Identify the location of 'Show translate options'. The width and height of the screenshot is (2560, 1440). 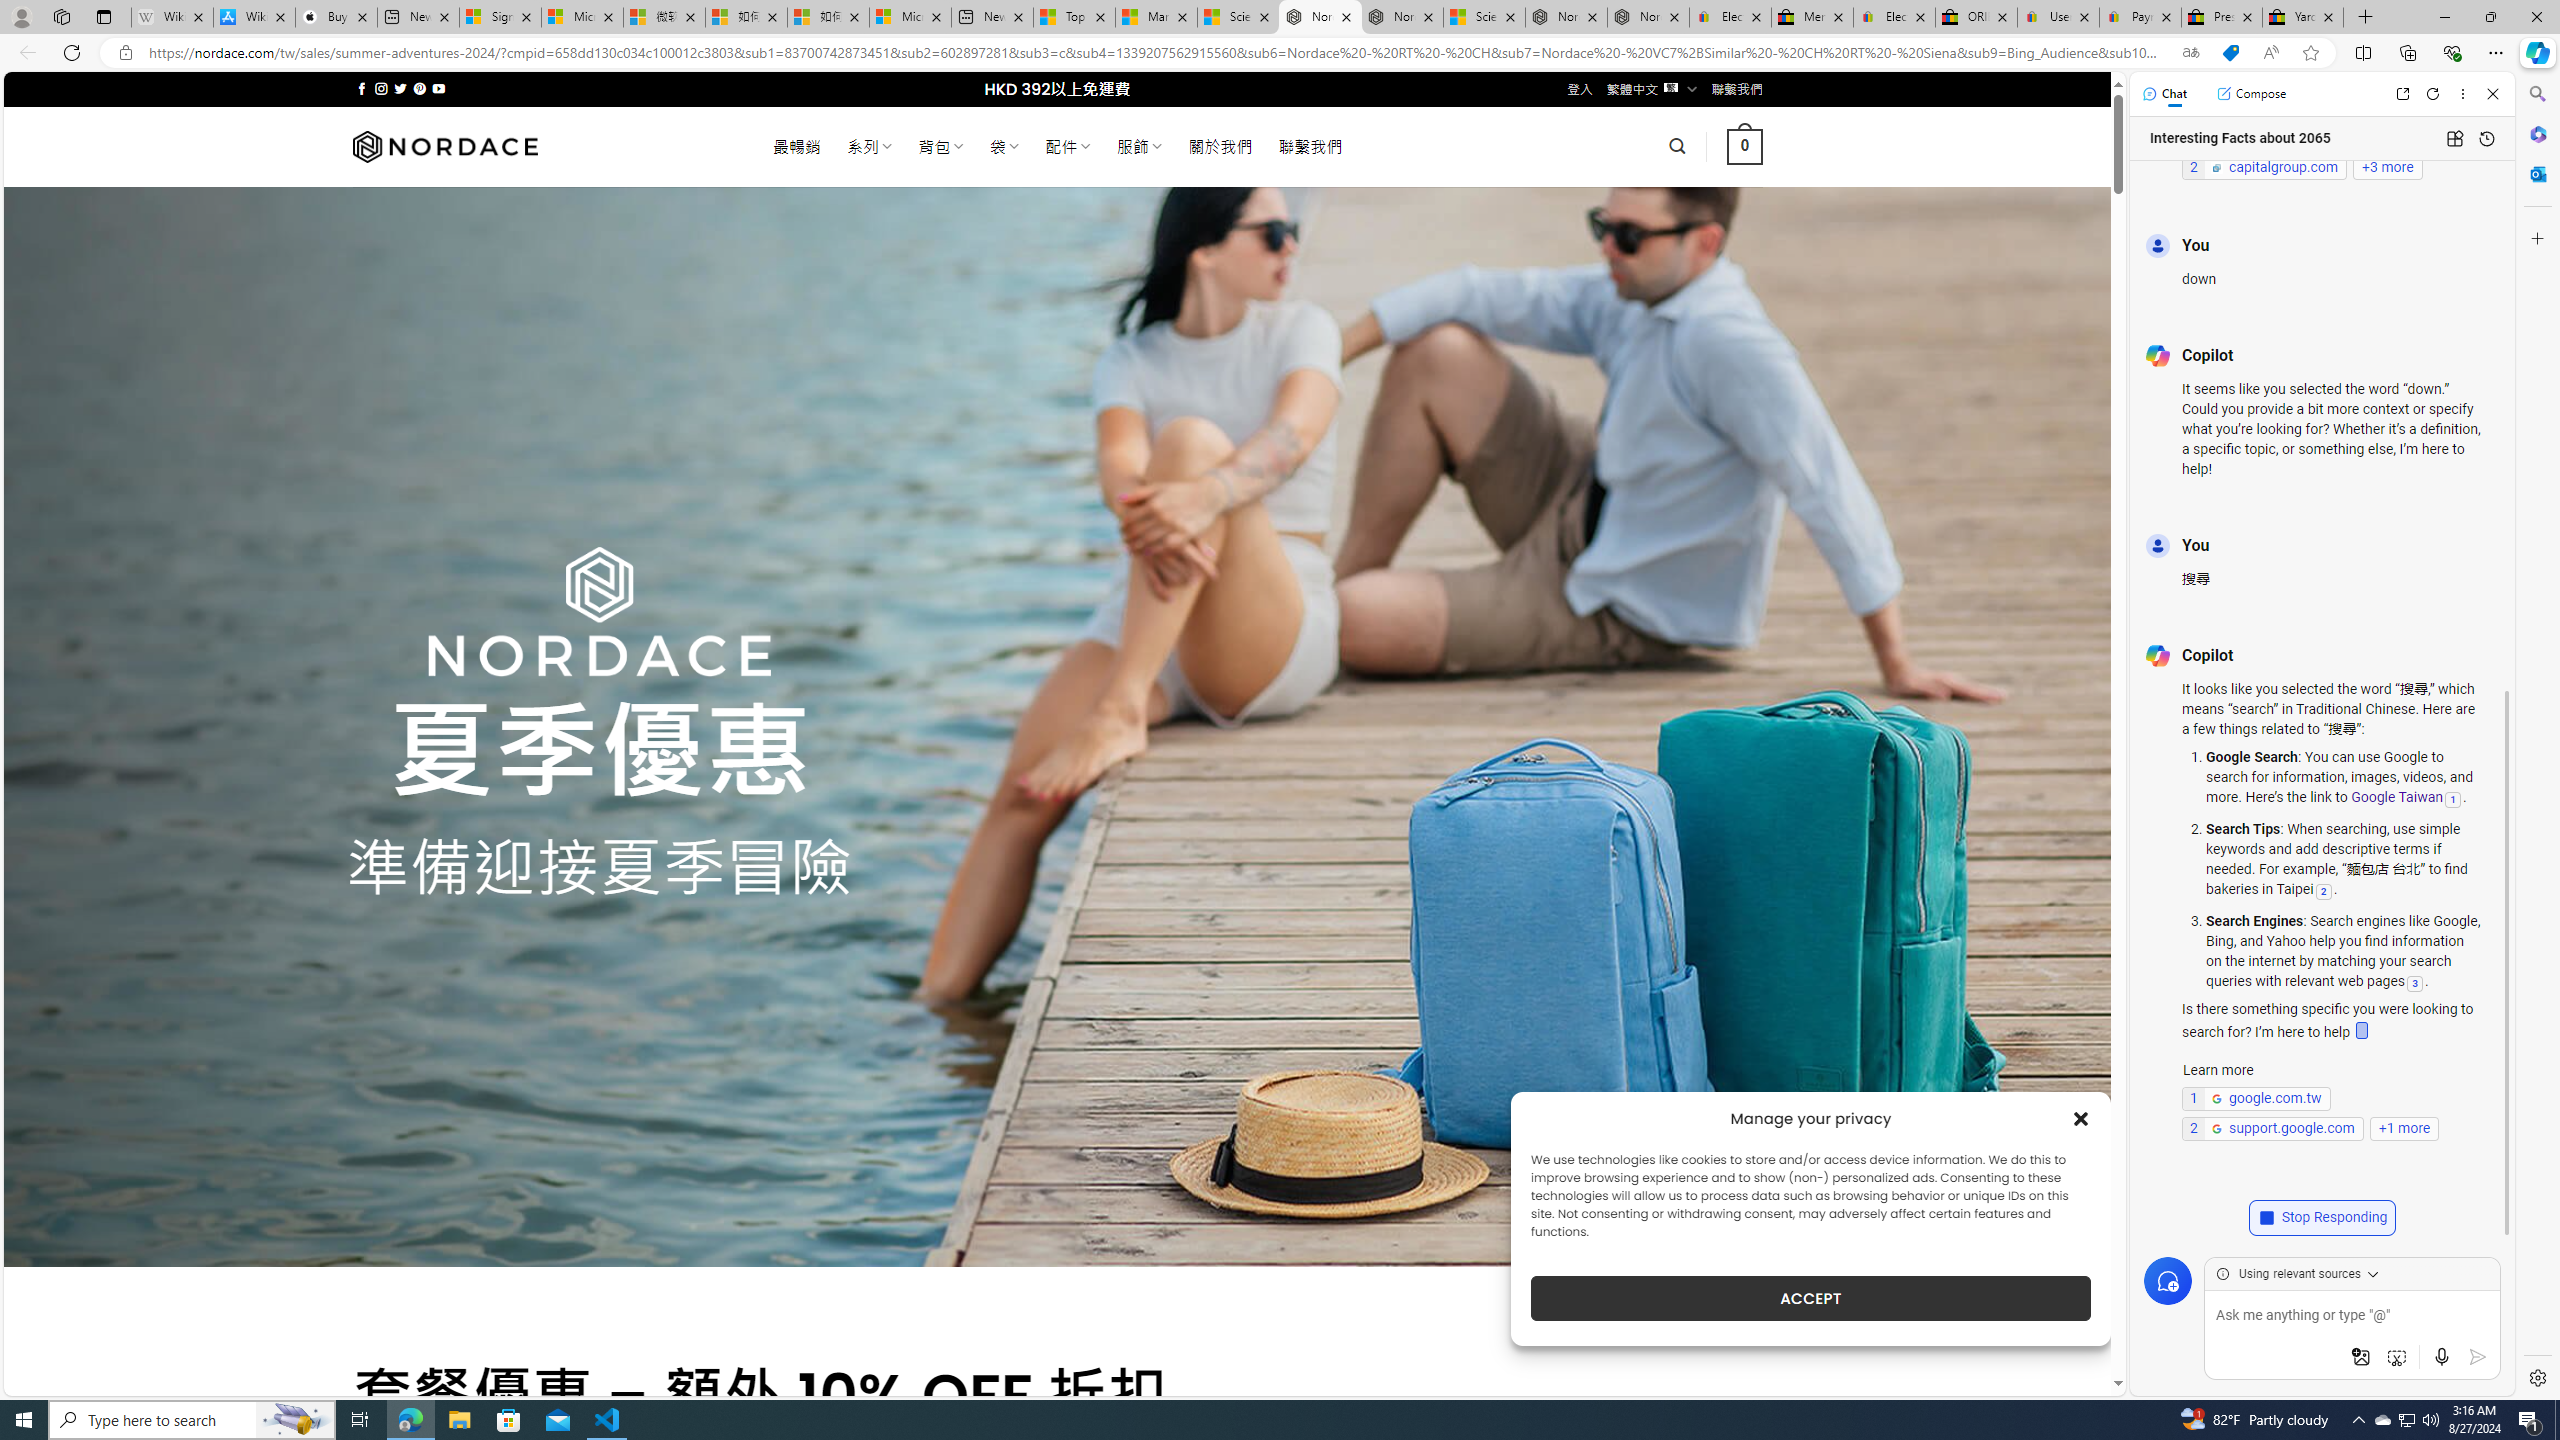
(2190, 53).